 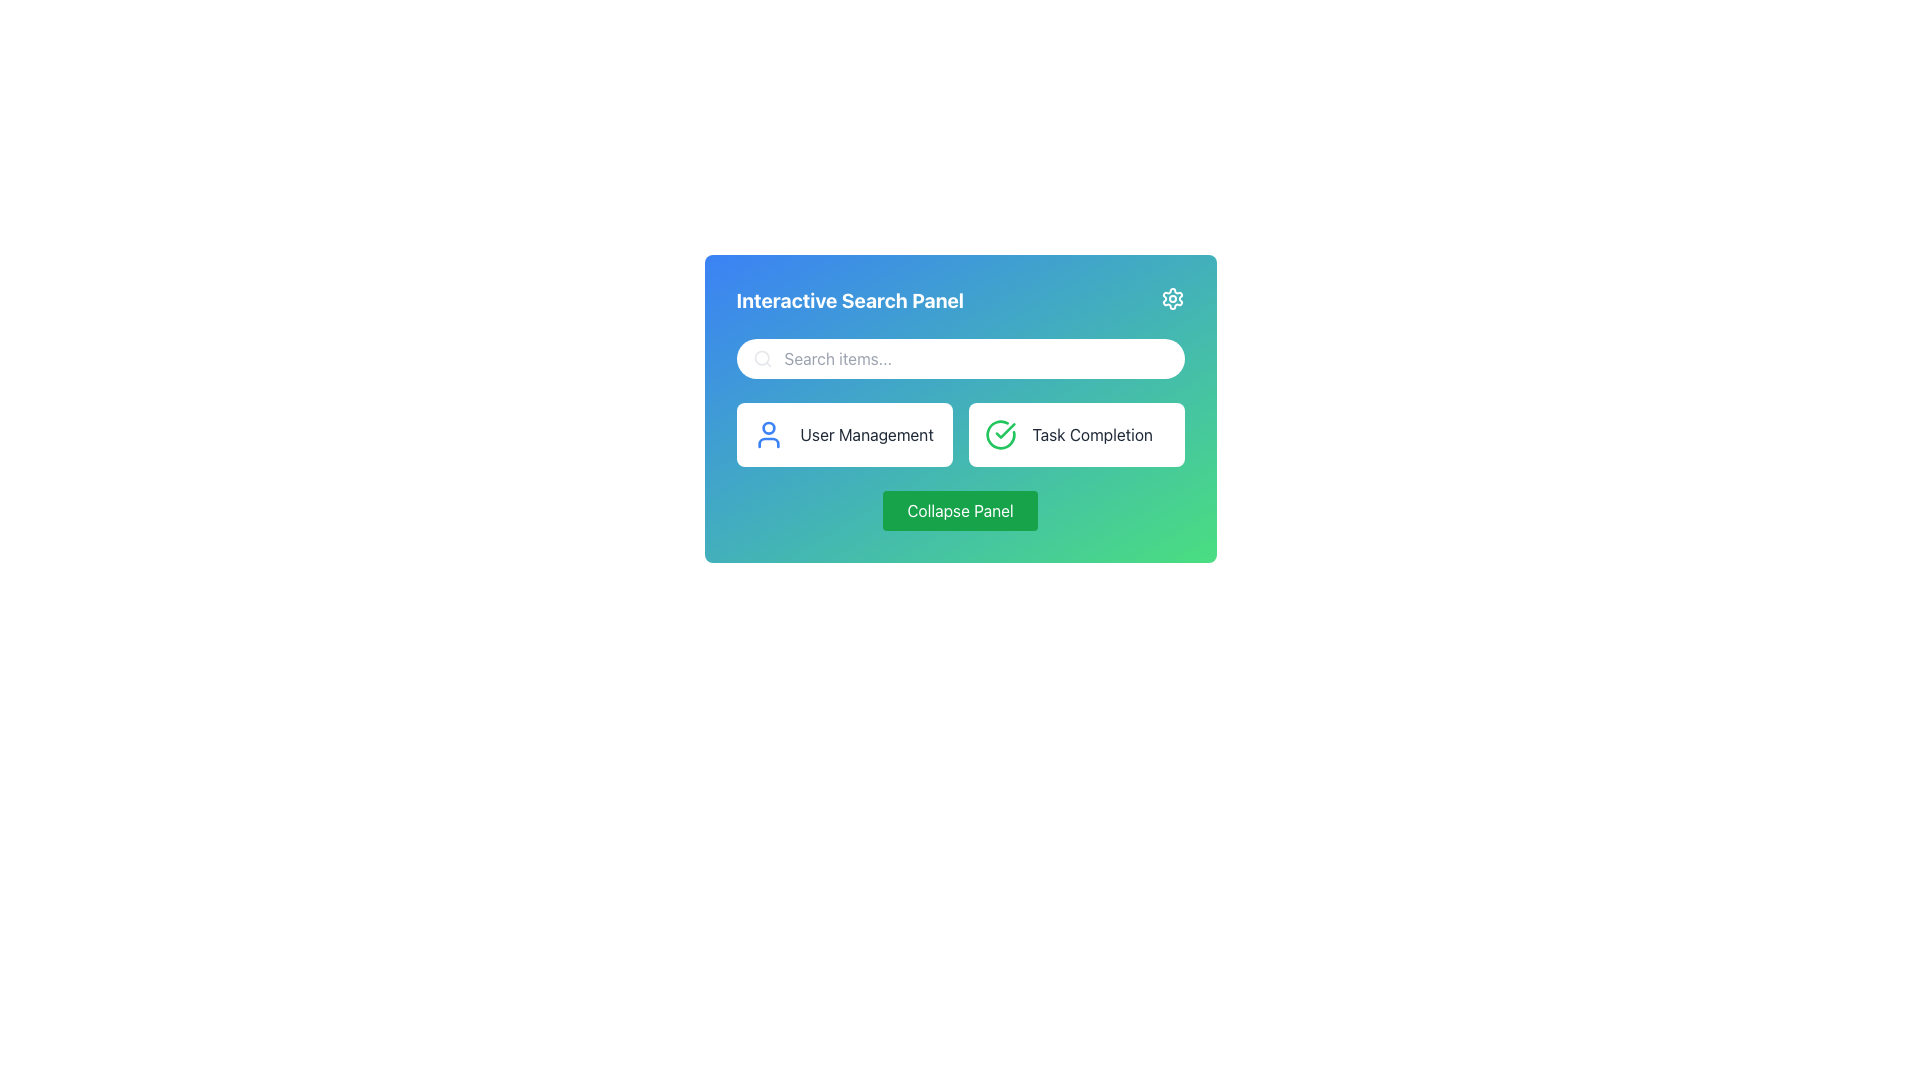 I want to click on the 'User Management' icon located towards the left side of the main panel, above the text label in the card interface, so click(x=767, y=442).